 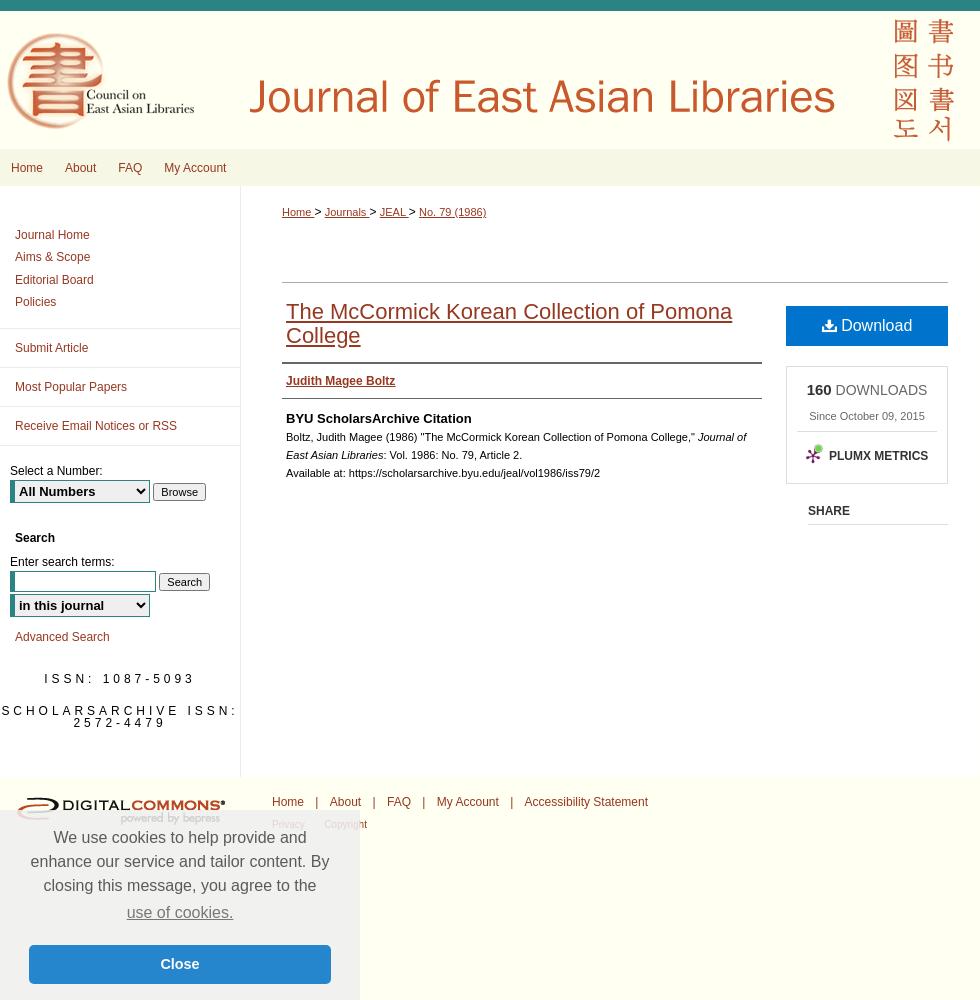 I want to click on 'Boltz, Judith Magee
(1986)
"The McCormick Korean Collection of Pomona College,"', so click(x=491, y=437).